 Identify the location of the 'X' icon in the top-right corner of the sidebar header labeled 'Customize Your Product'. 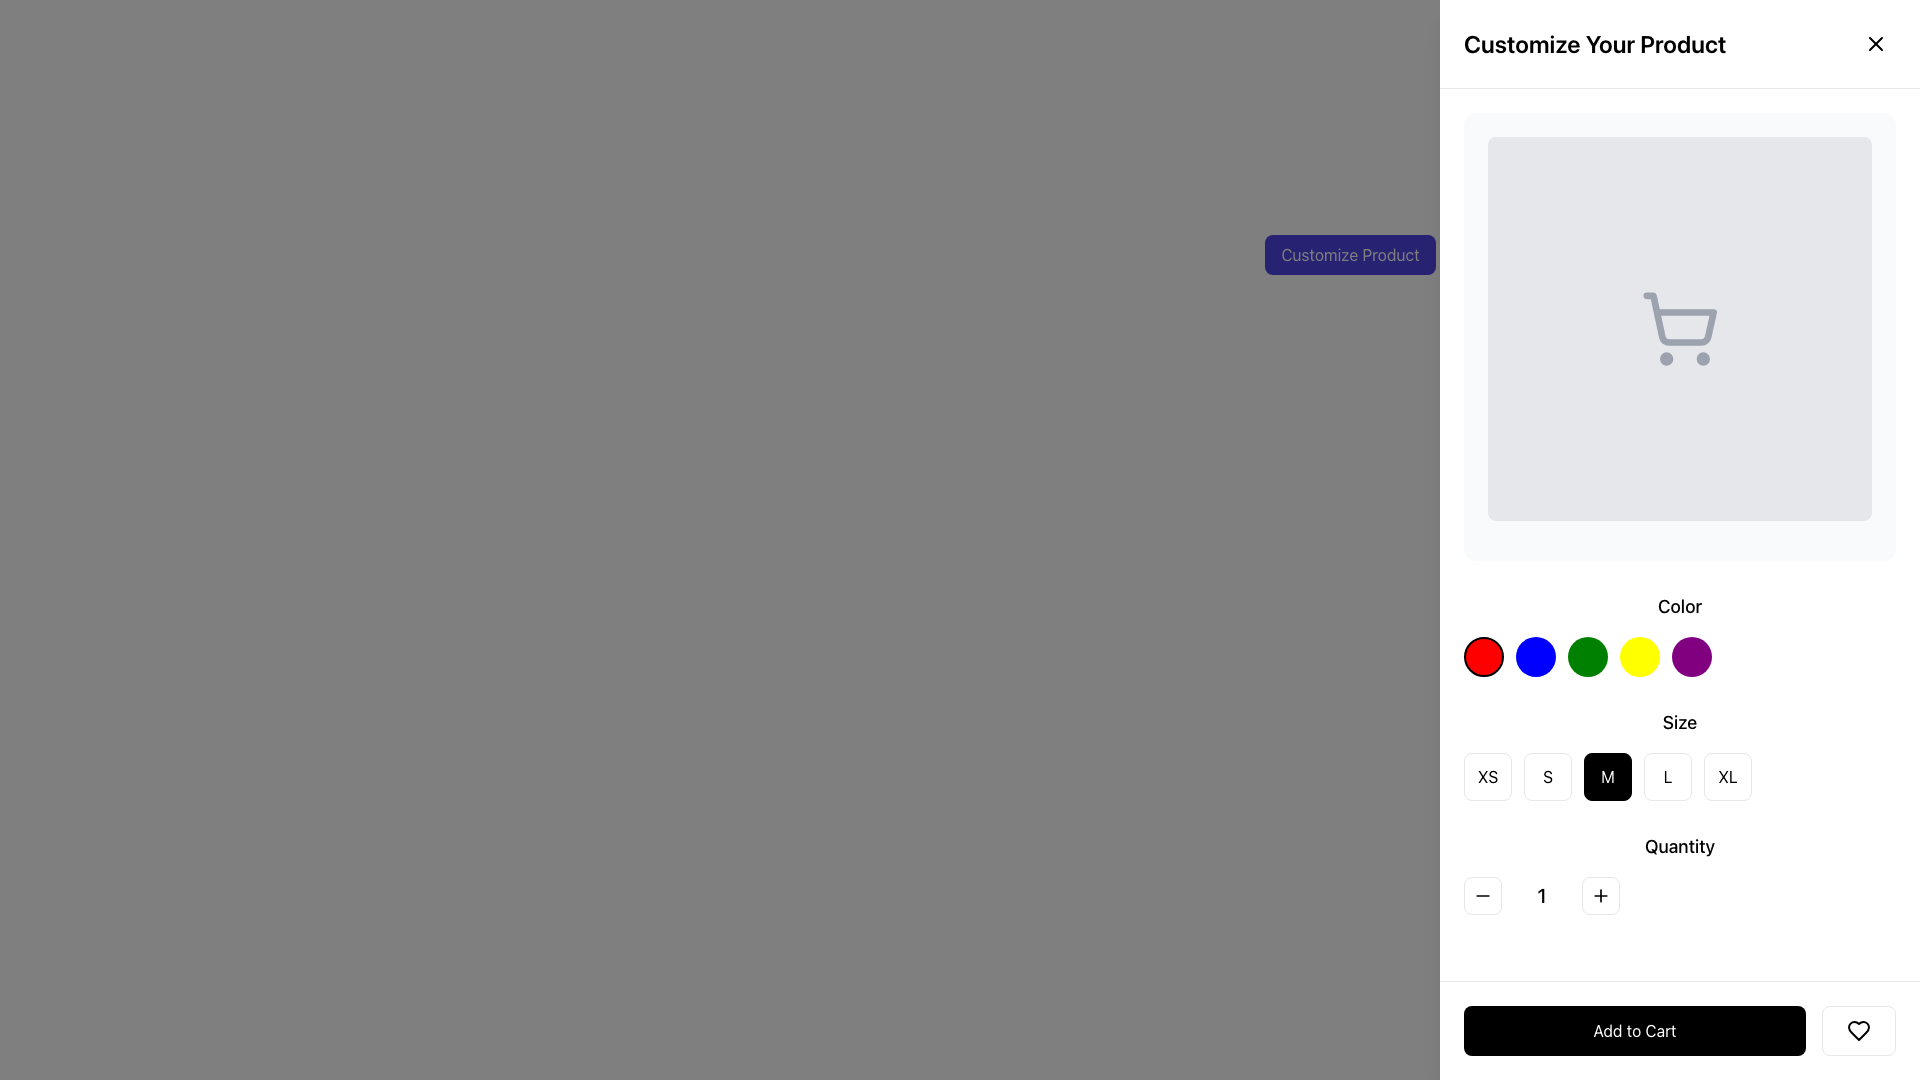
(1875, 43).